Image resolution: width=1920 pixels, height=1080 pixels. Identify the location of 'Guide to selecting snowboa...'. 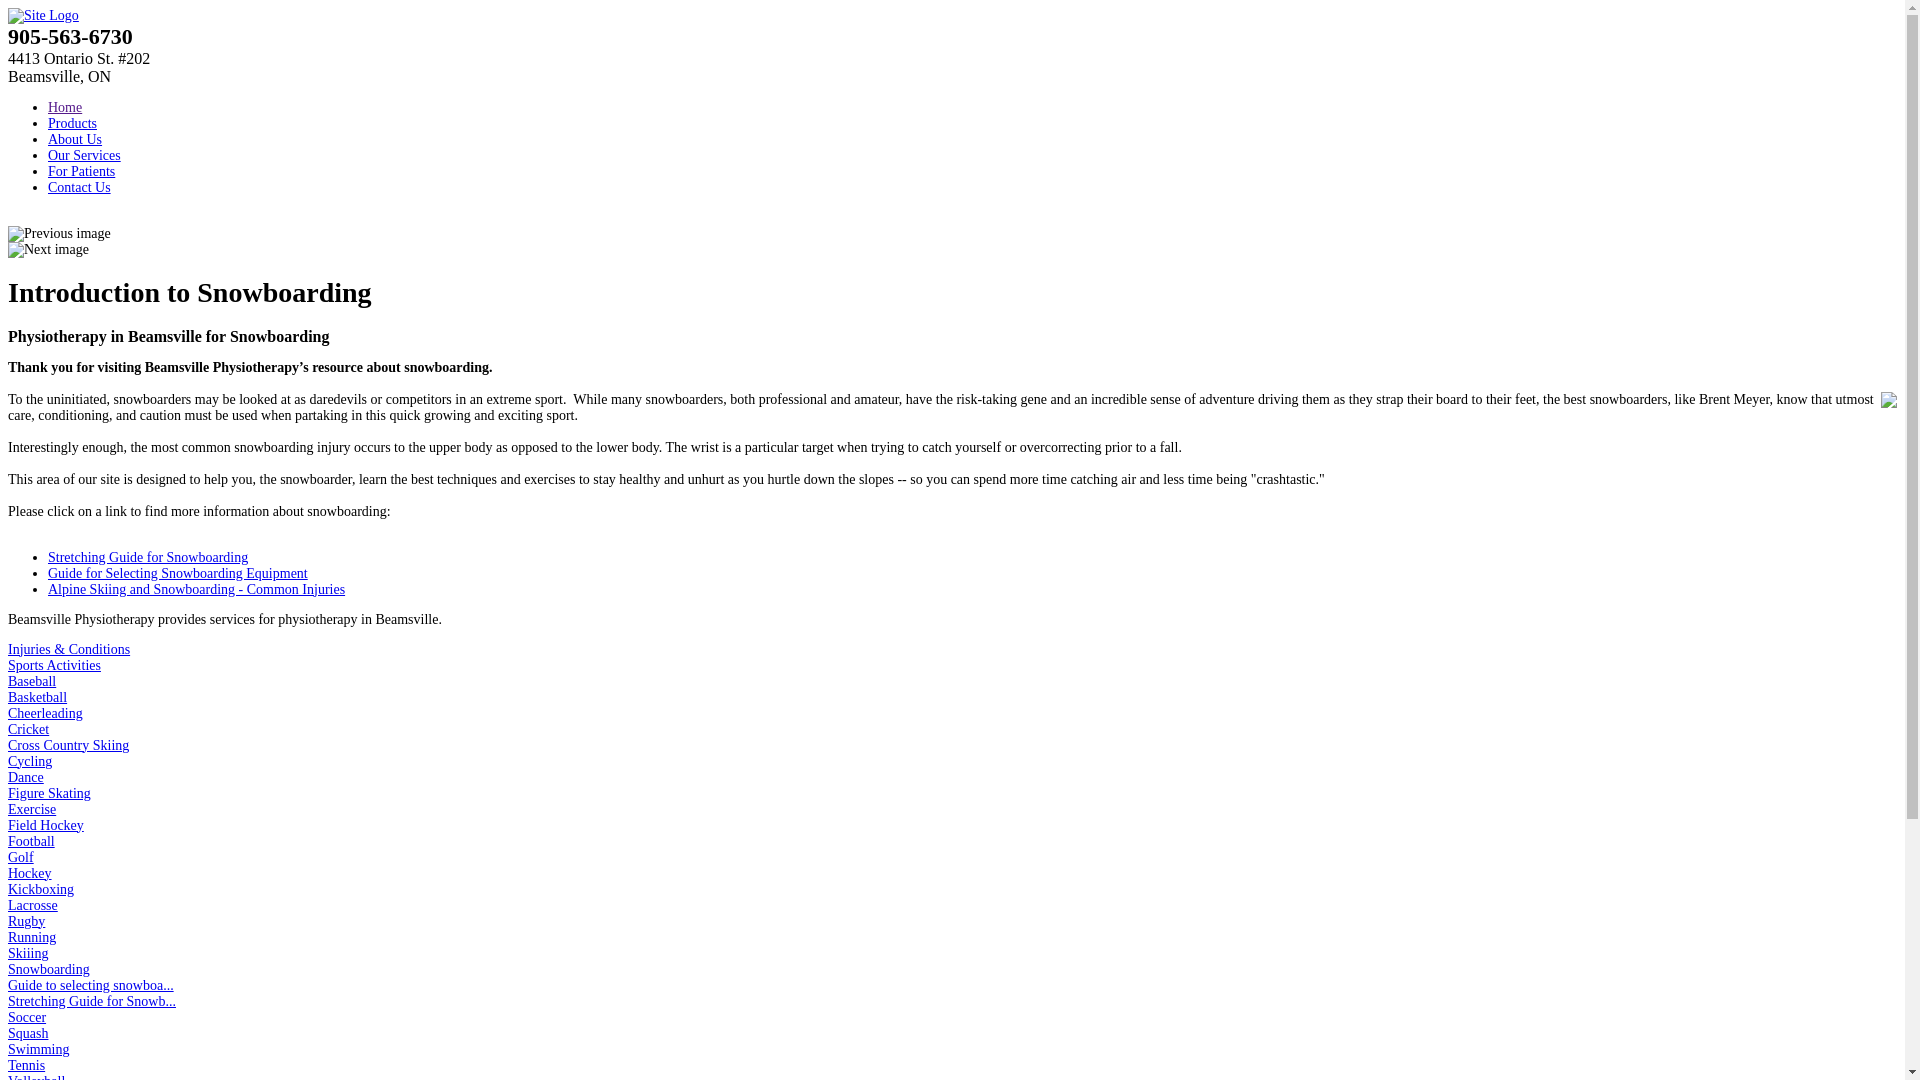
(90, 984).